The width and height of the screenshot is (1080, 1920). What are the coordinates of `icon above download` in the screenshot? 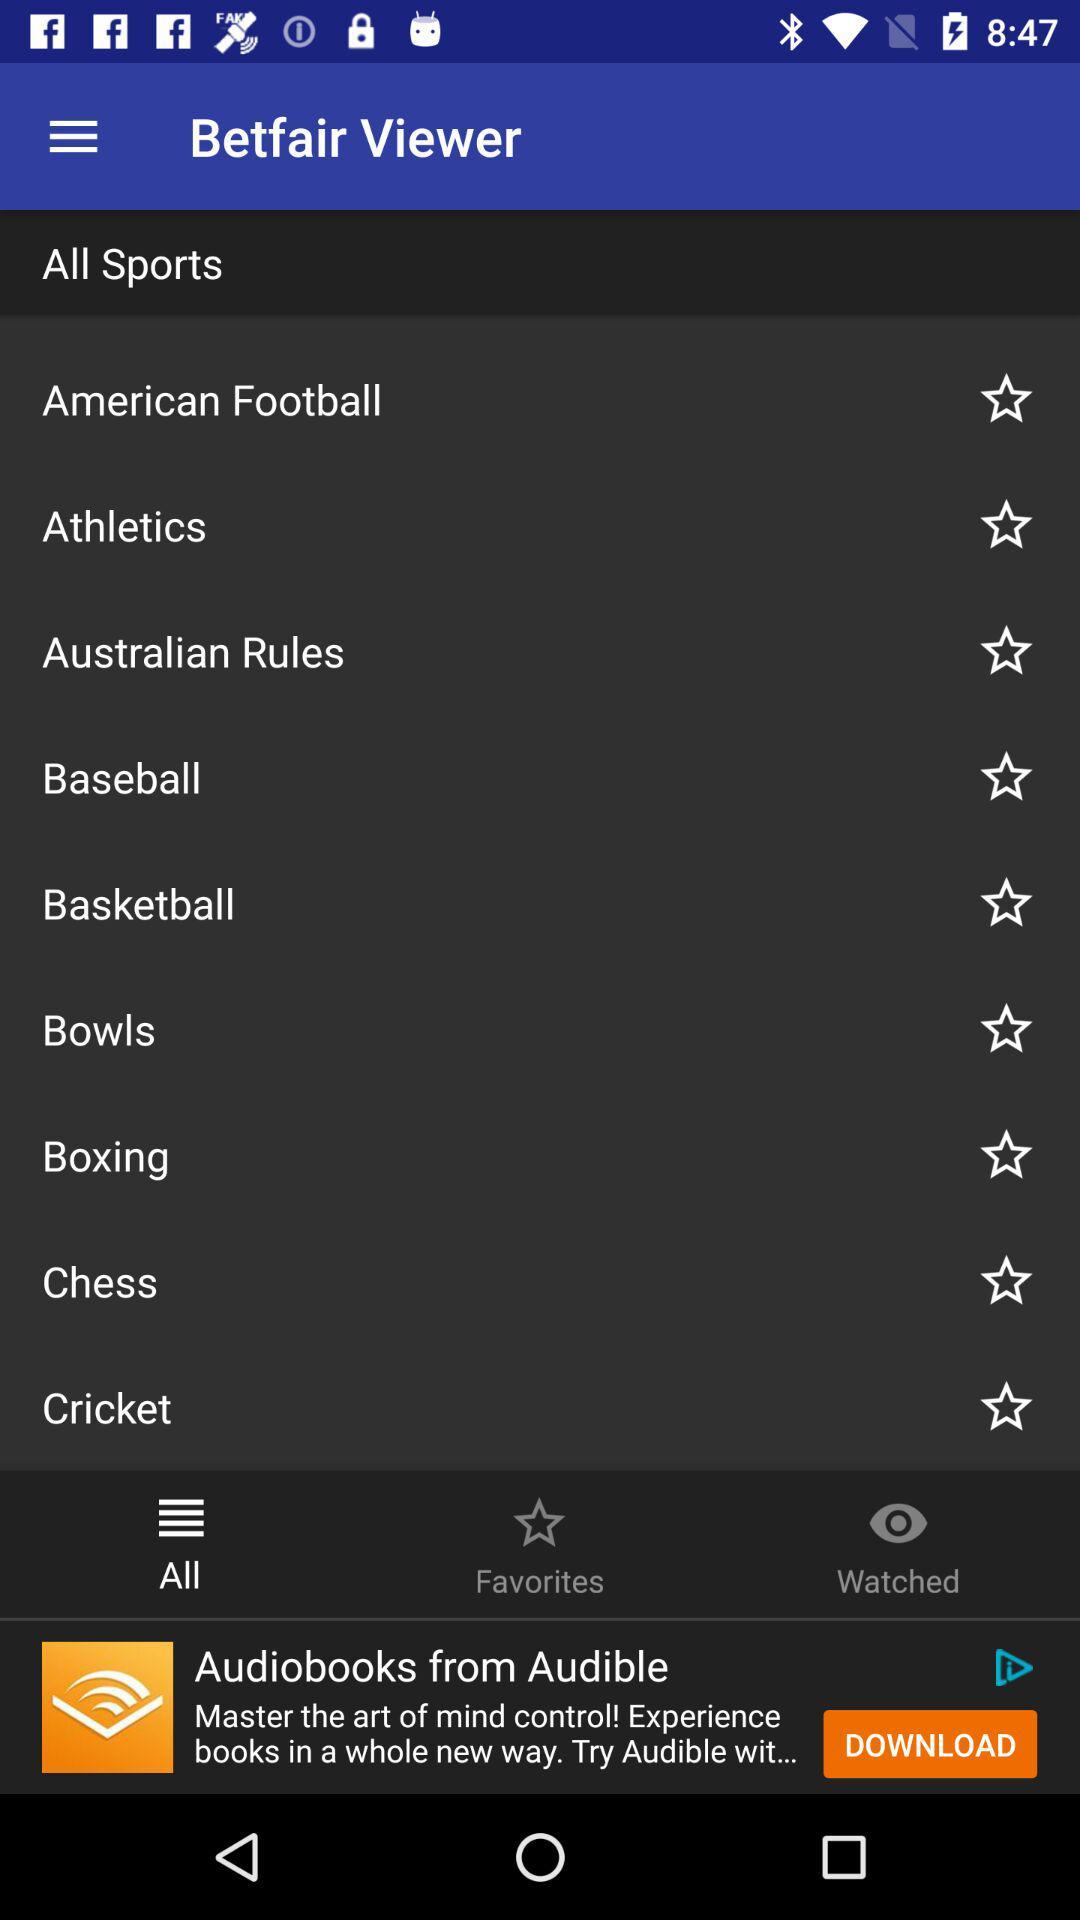 It's located at (1011, 1668).